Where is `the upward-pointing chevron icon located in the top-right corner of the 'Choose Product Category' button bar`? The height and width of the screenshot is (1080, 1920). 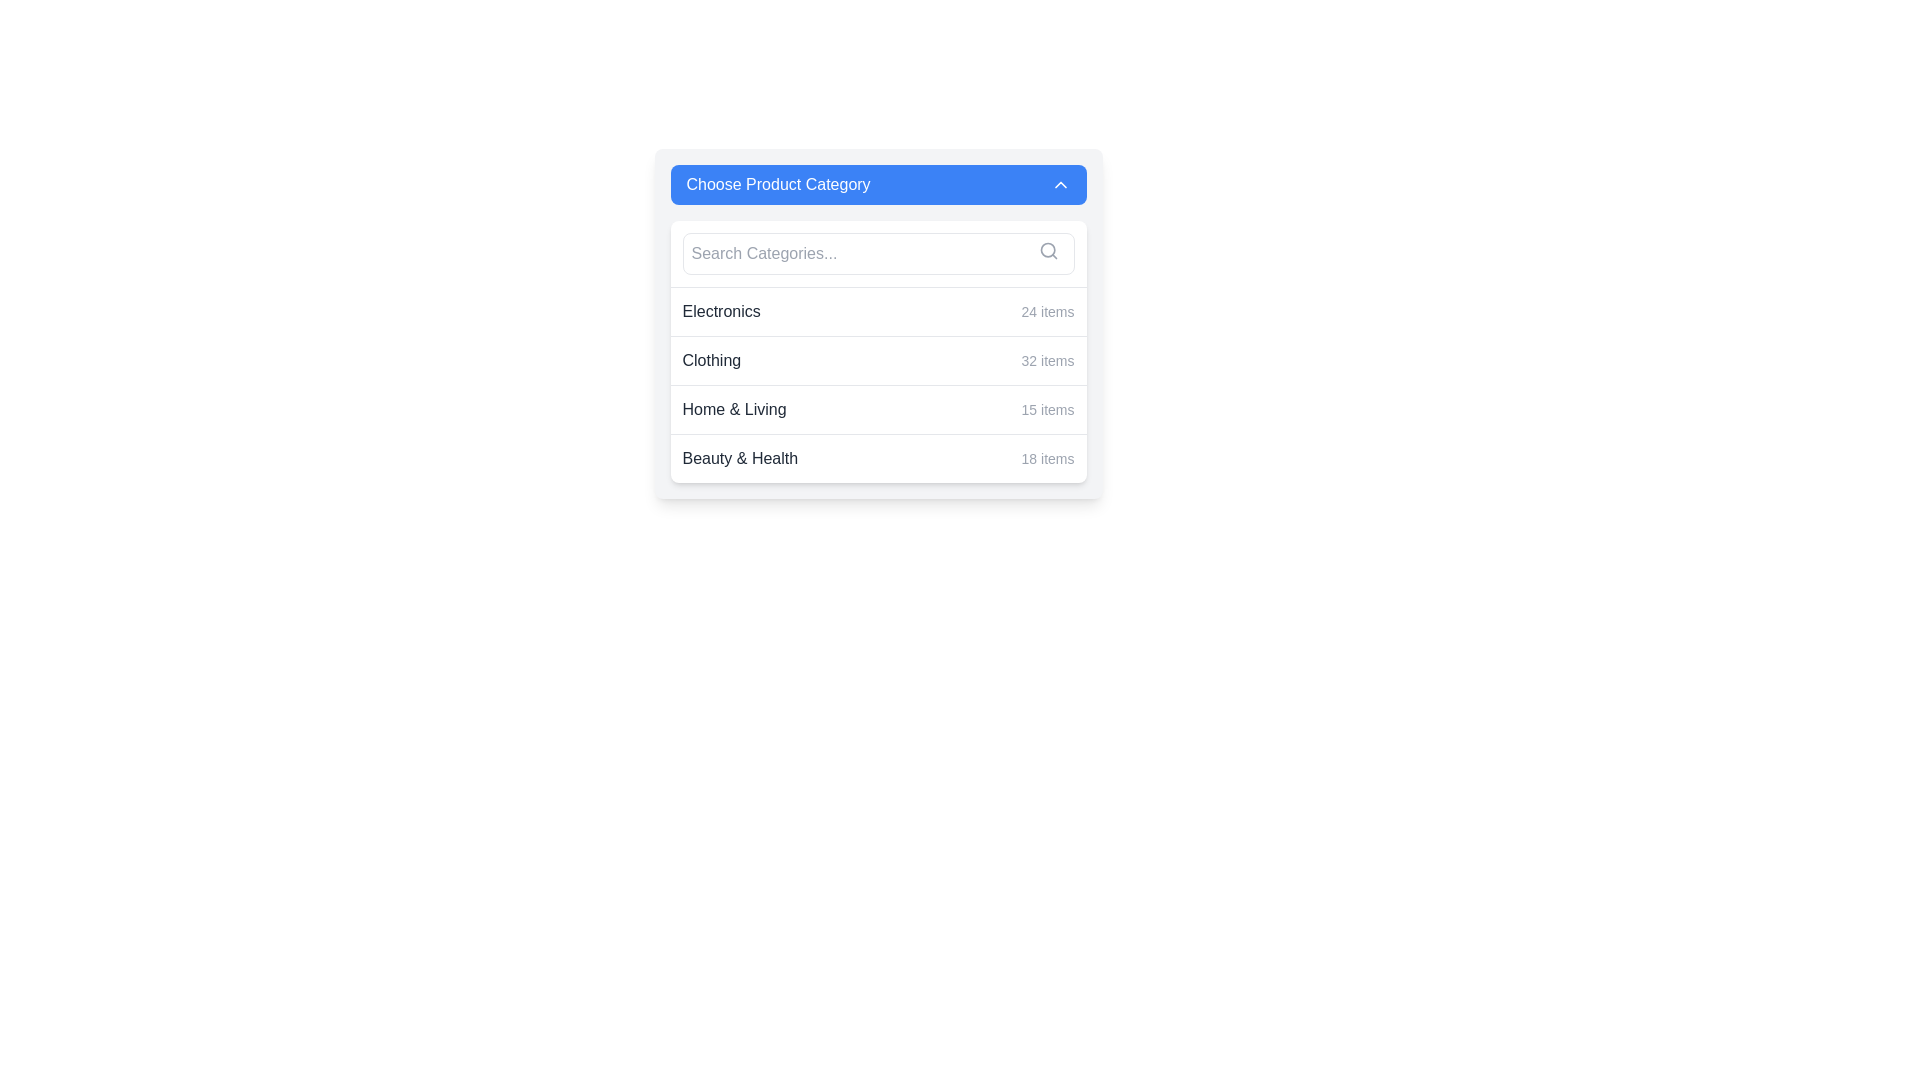 the upward-pointing chevron icon located in the top-right corner of the 'Choose Product Category' button bar is located at coordinates (1059, 185).